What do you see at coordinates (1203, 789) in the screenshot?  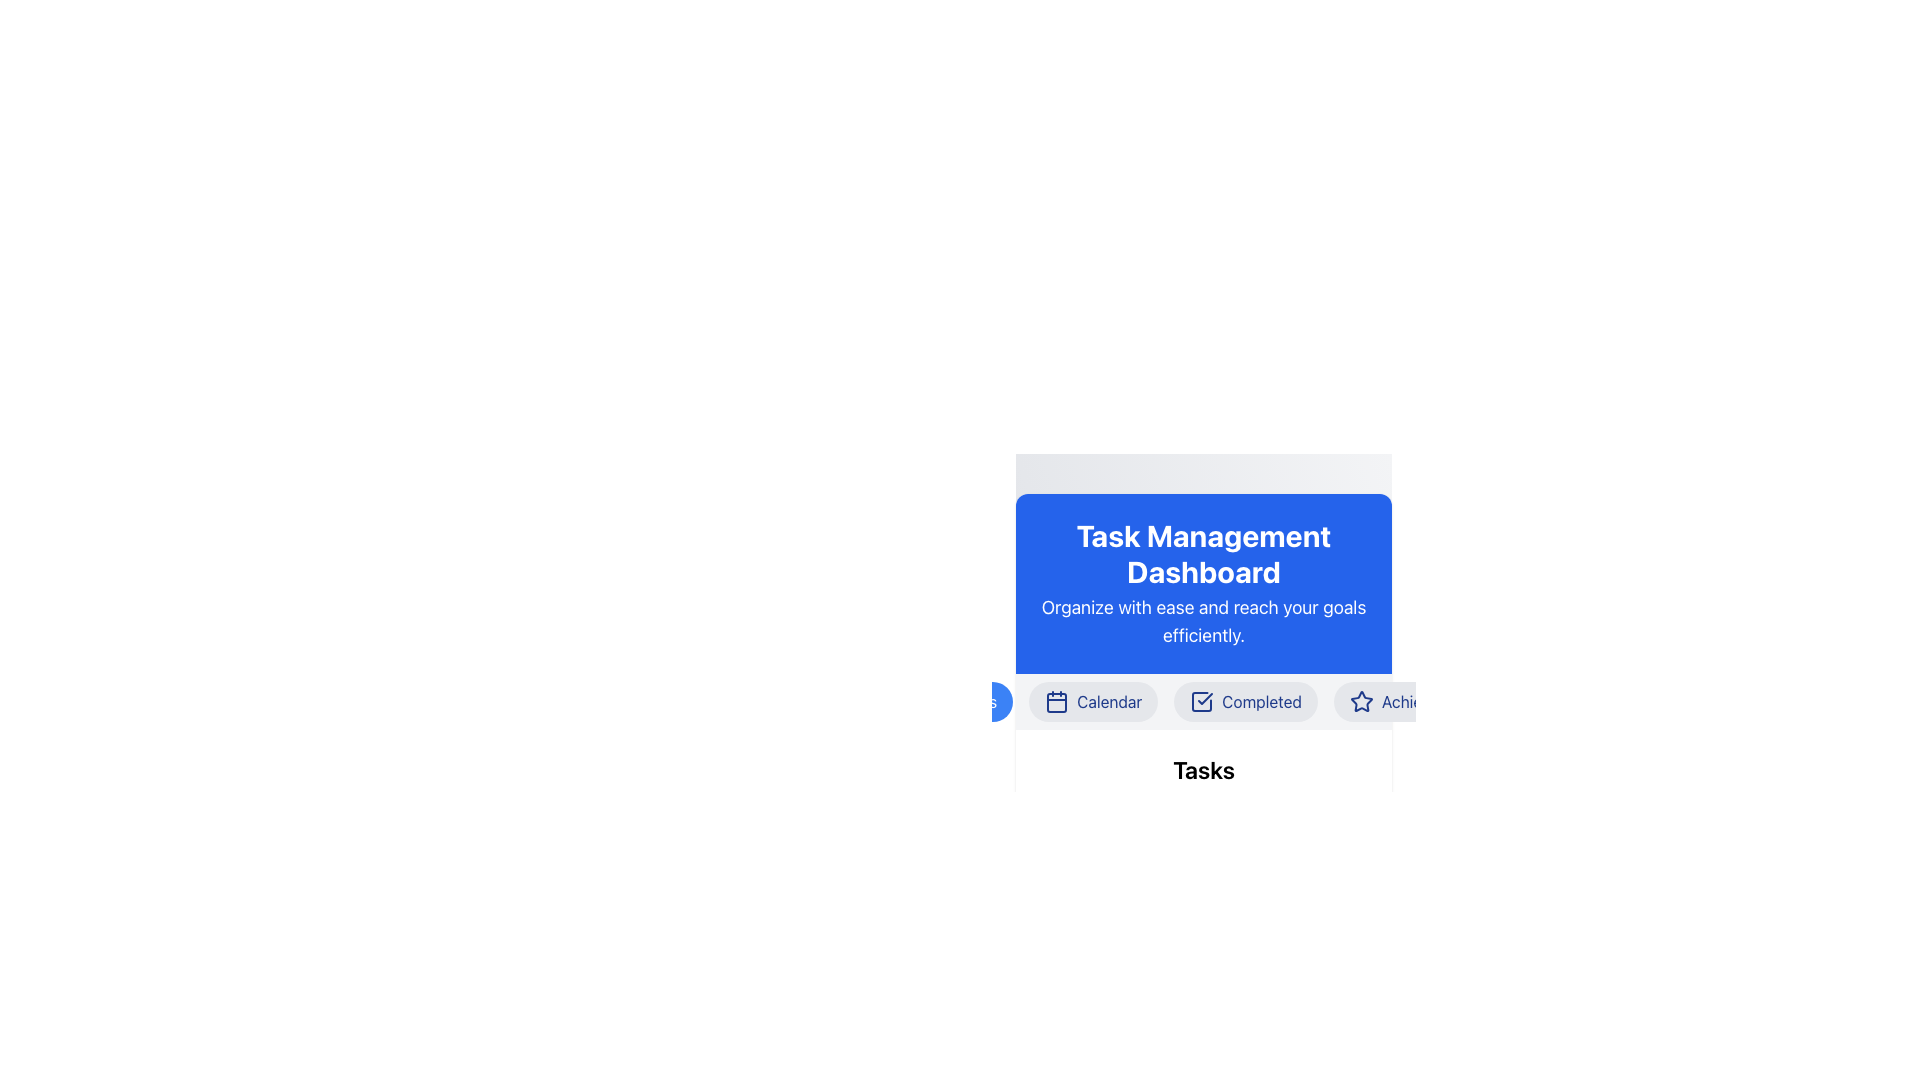 I see `the Text Label that serves as a heading, centrally located above additional task descriptions` at bounding box center [1203, 789].